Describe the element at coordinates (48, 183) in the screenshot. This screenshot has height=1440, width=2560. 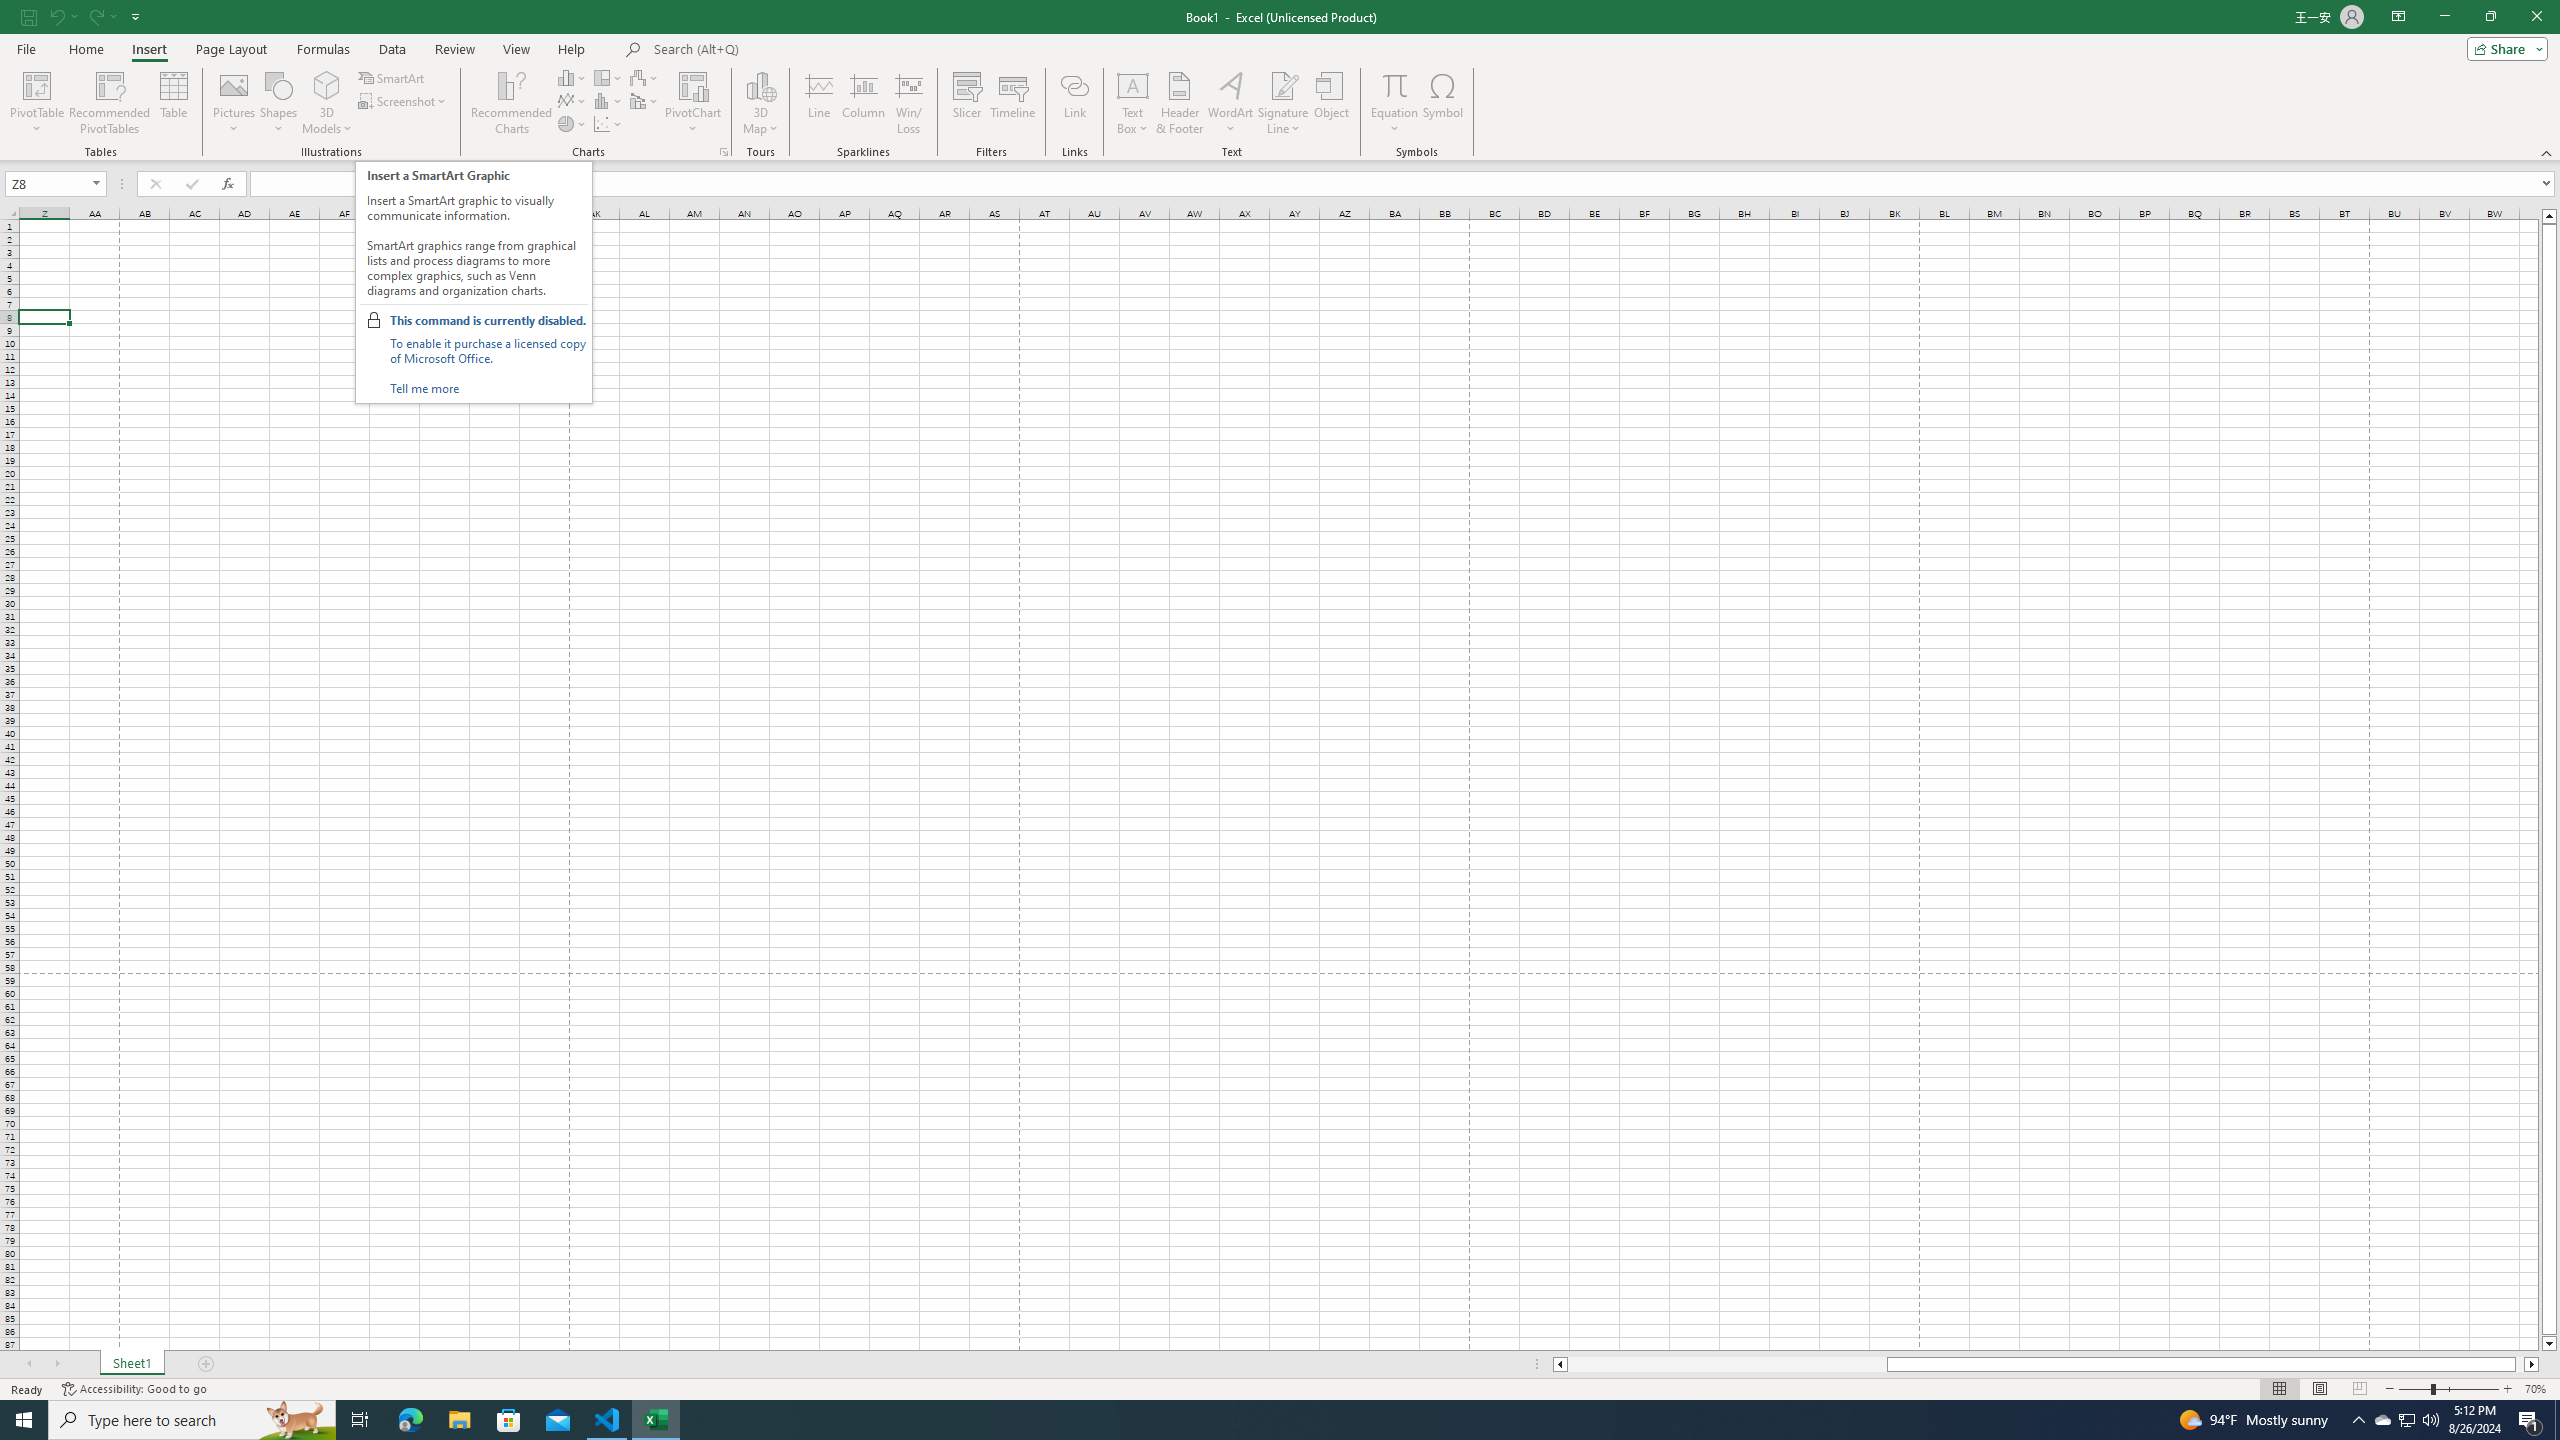
I see `'Name Box'` at that location.